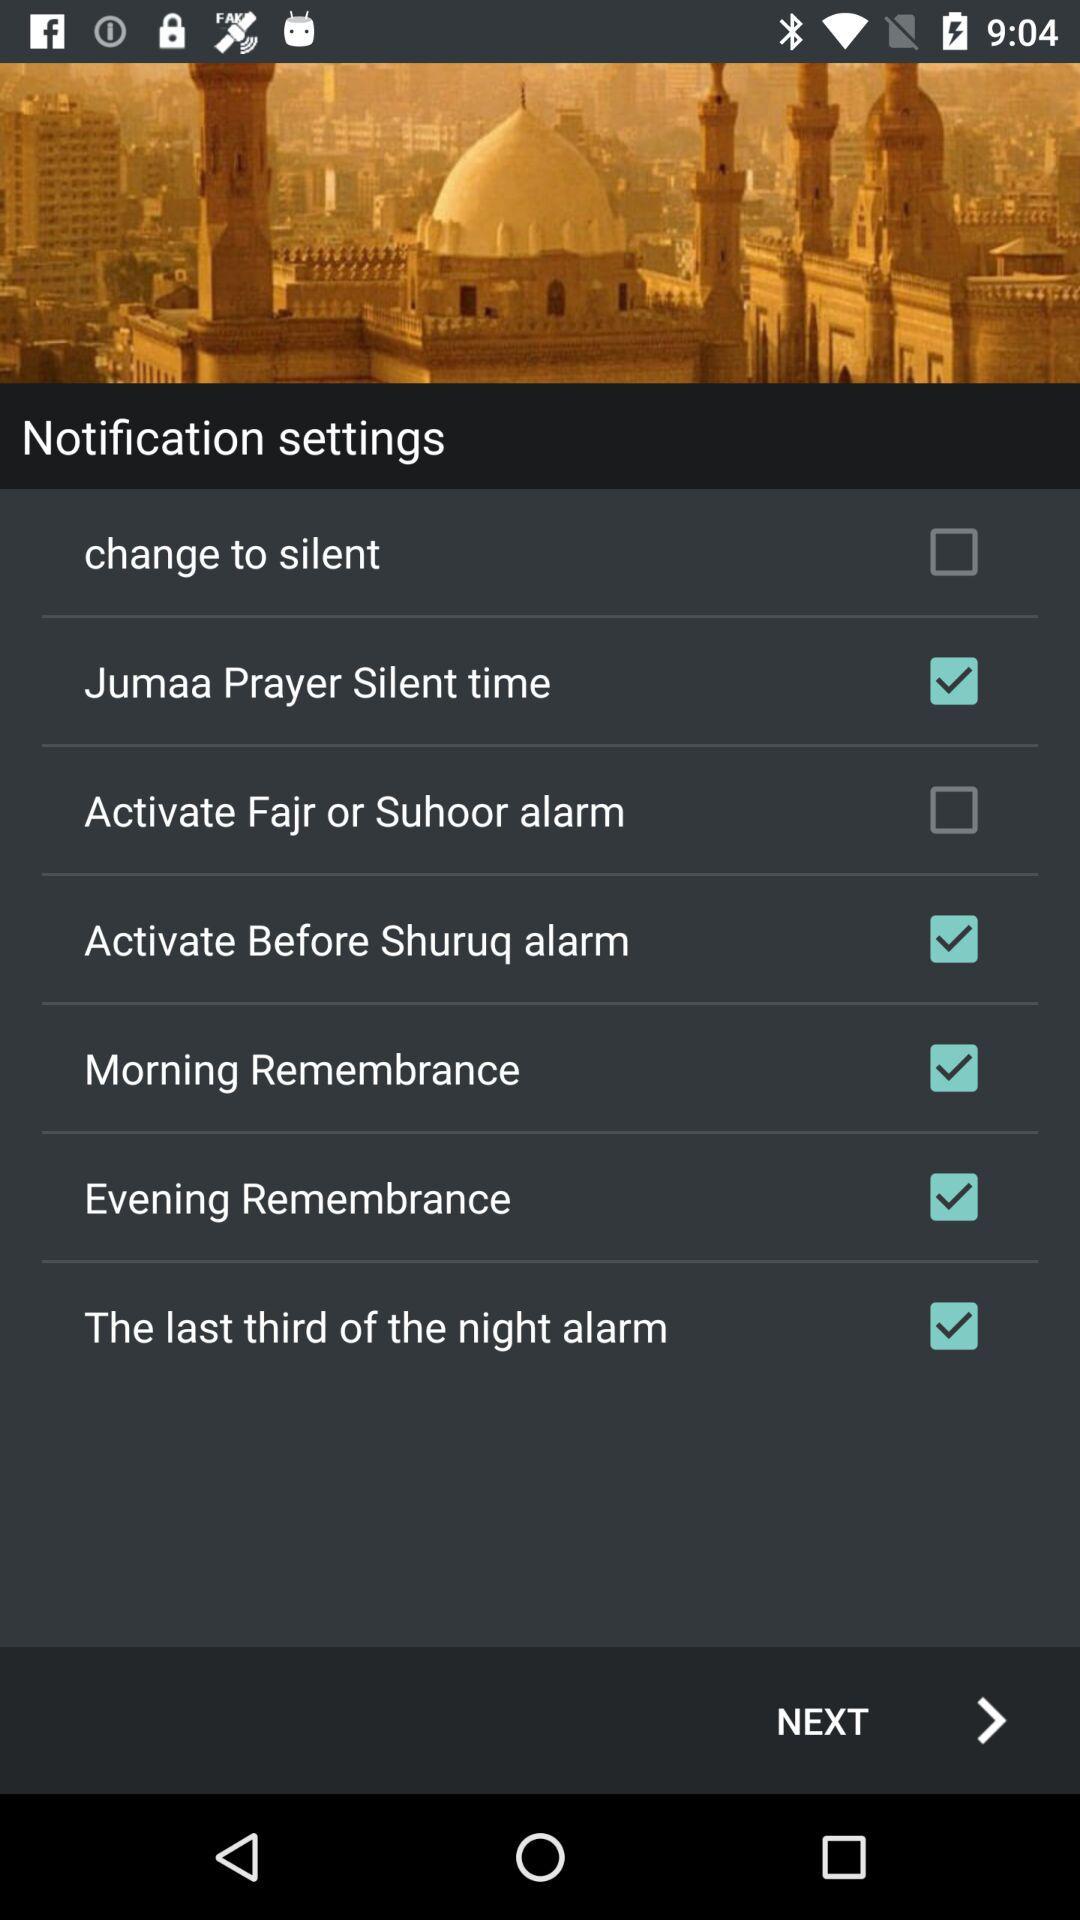 Image resolution: width=1080 pixels, height=1920 pixels. Describe the element at coordinates (540, 681) in the screenshot. I see `jumaa prayer silent icon` at that location.